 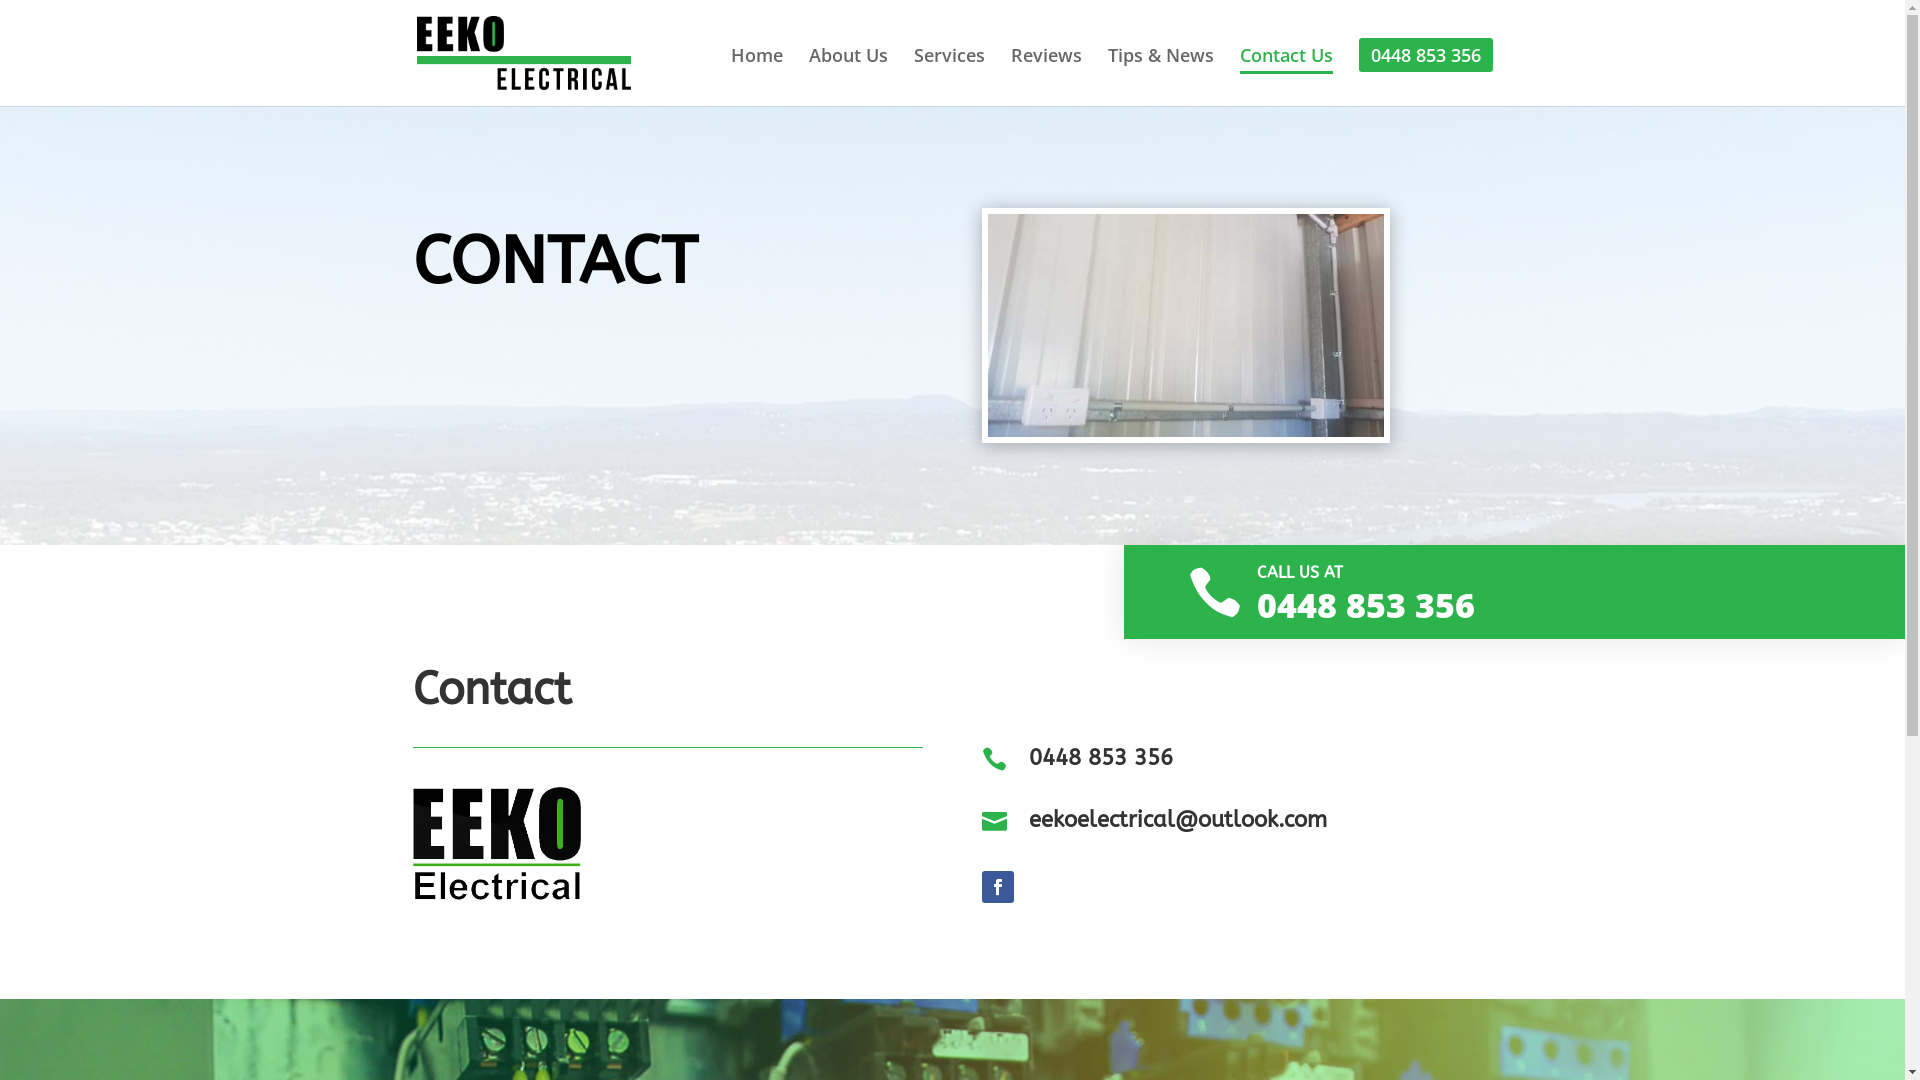 What do you see at coordinates (948, 72) in the screenshot?
I see `'Services'` at bounding box center [948, 72].